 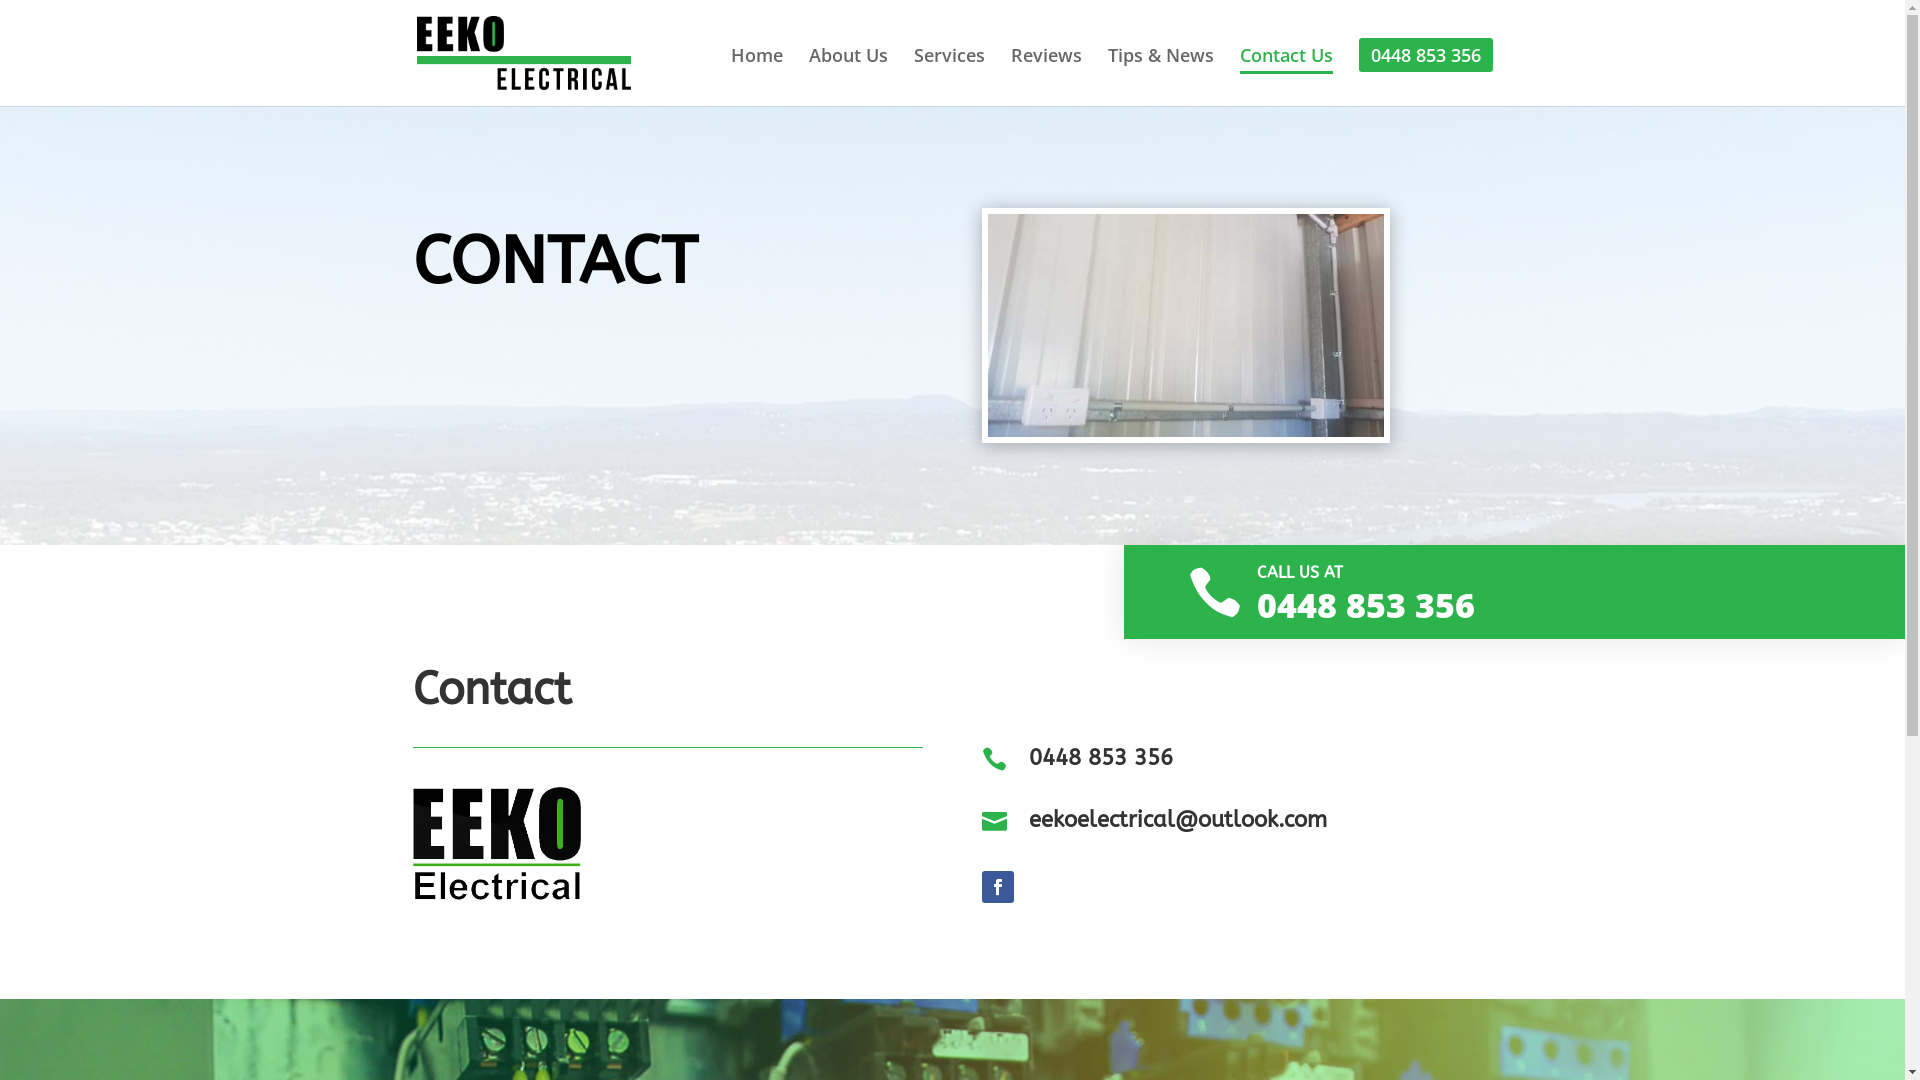 What do you see at coordinates (948, 72) in the screenshot?
I see `'Services'` at bounding box center [948, 72].